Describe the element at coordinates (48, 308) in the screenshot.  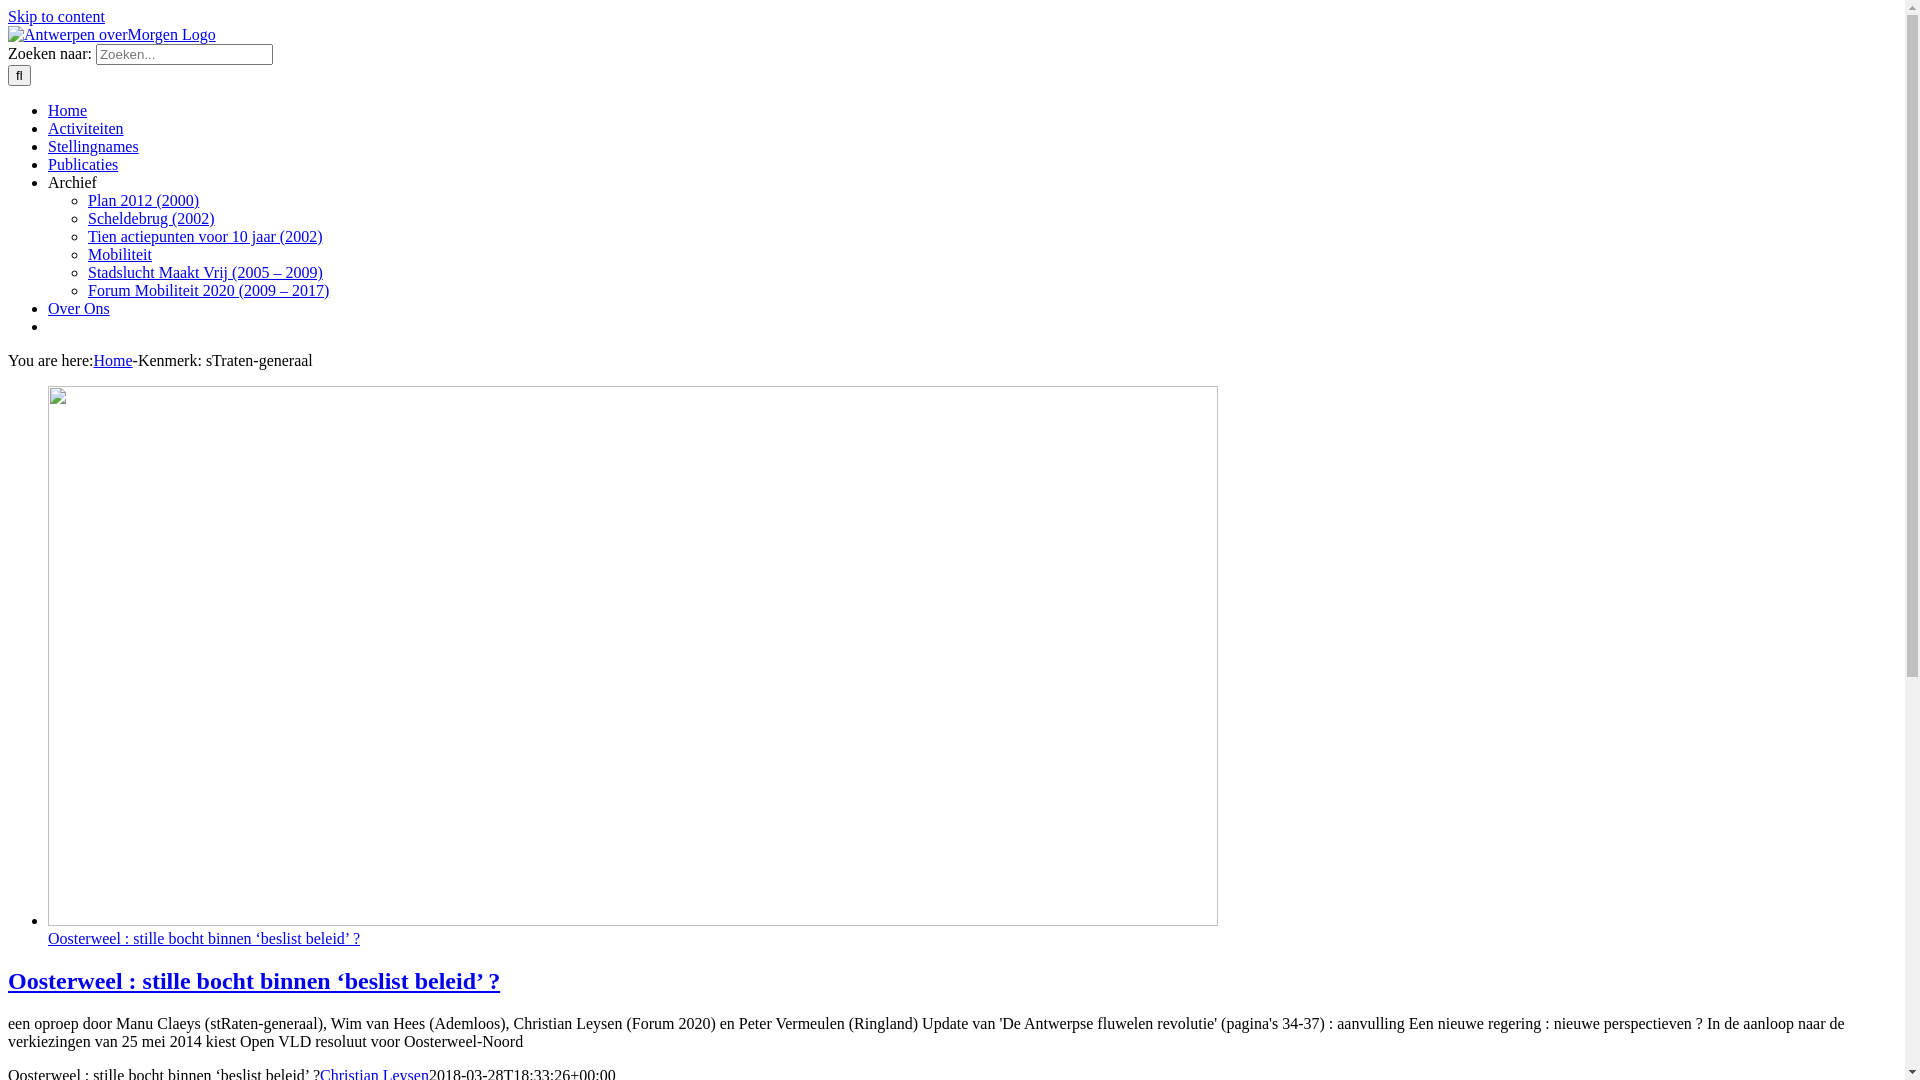
I see `'Over Ons'` at that location.